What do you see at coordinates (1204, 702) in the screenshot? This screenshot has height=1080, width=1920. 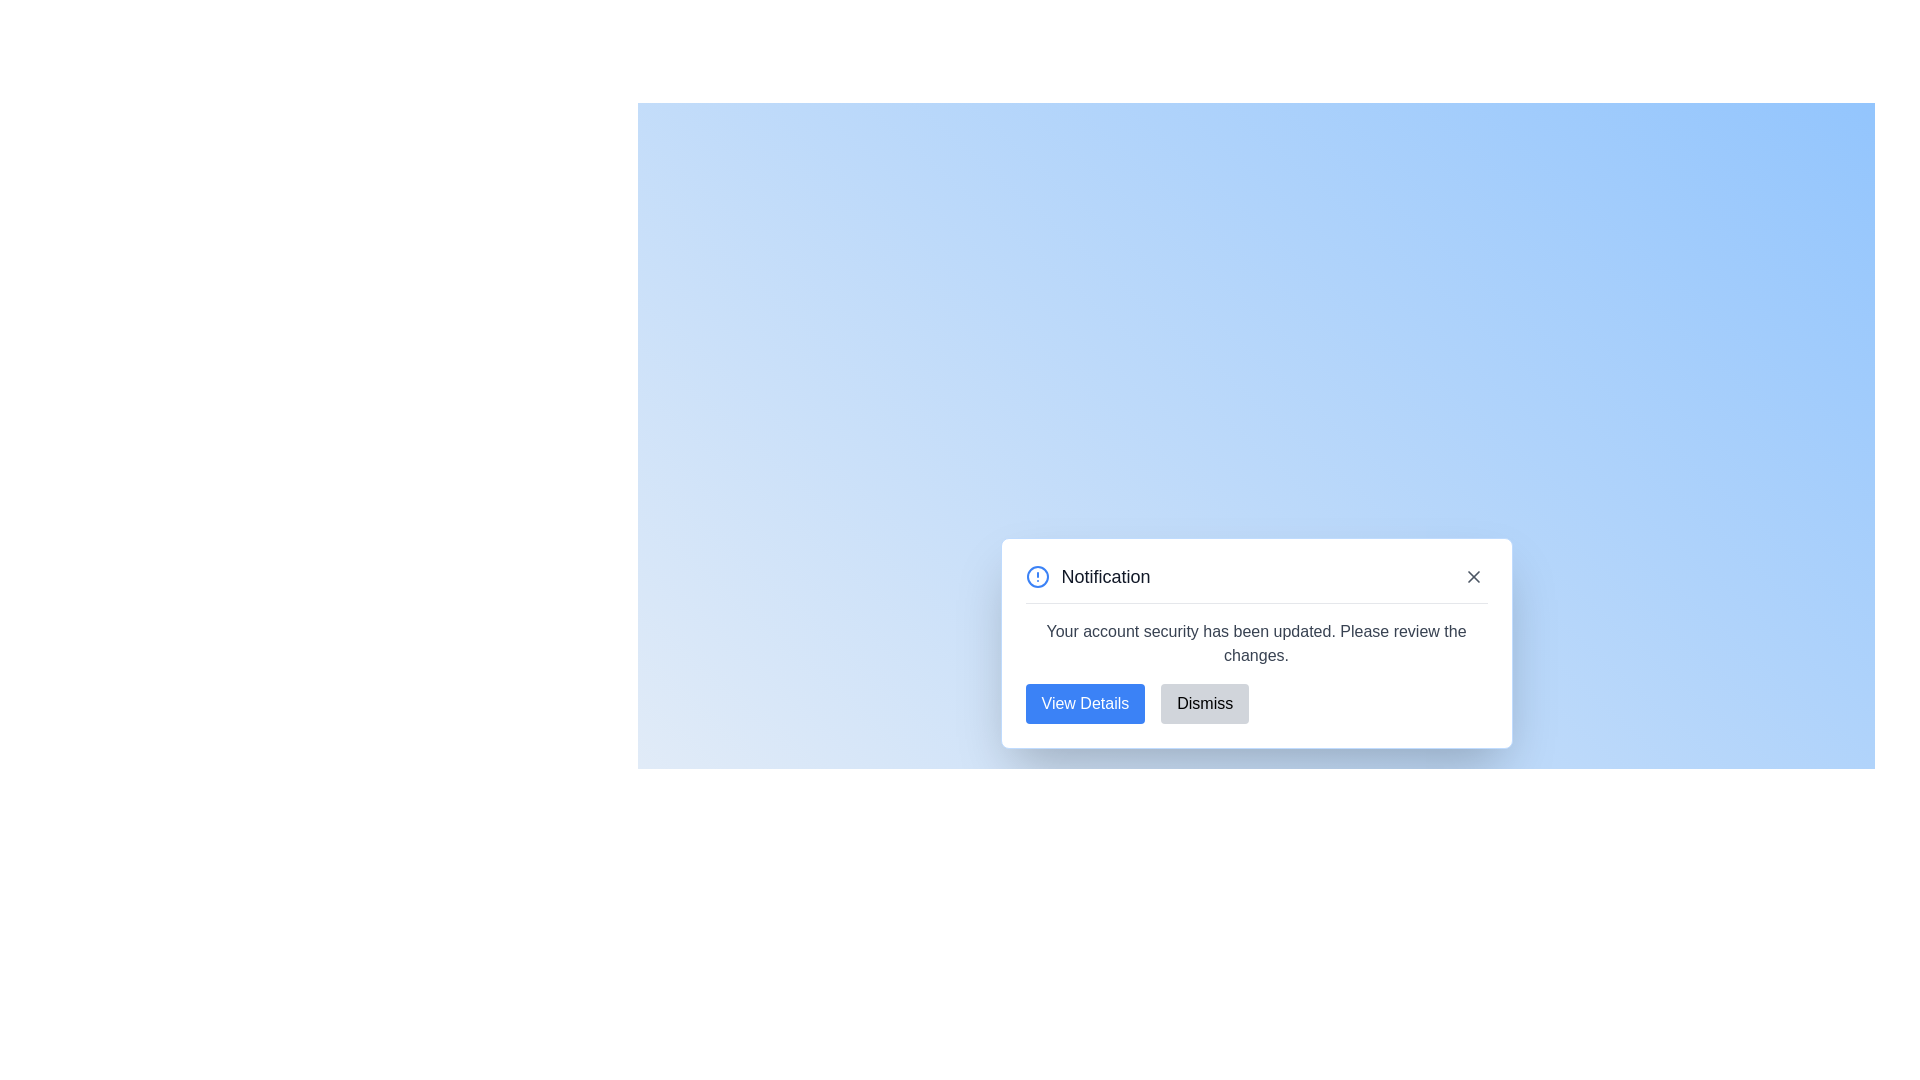 I see `the 'Dismiss' button to dismiss the alert` at bounding box center [1204, 702].